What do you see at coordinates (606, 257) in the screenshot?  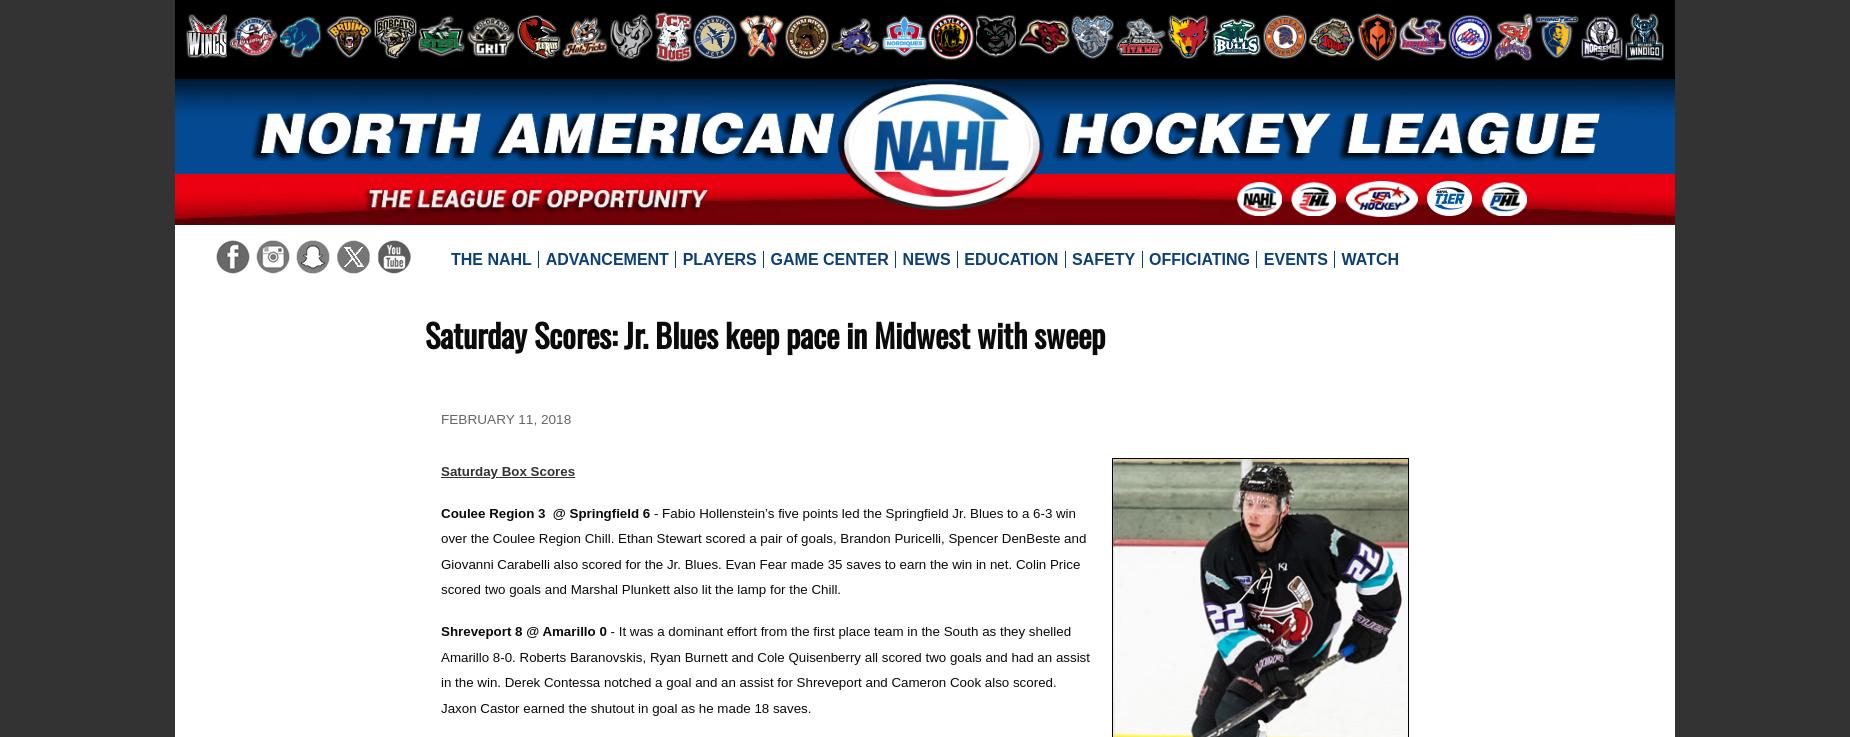 I see `'Advancement'` at bounding box center [606, 257].